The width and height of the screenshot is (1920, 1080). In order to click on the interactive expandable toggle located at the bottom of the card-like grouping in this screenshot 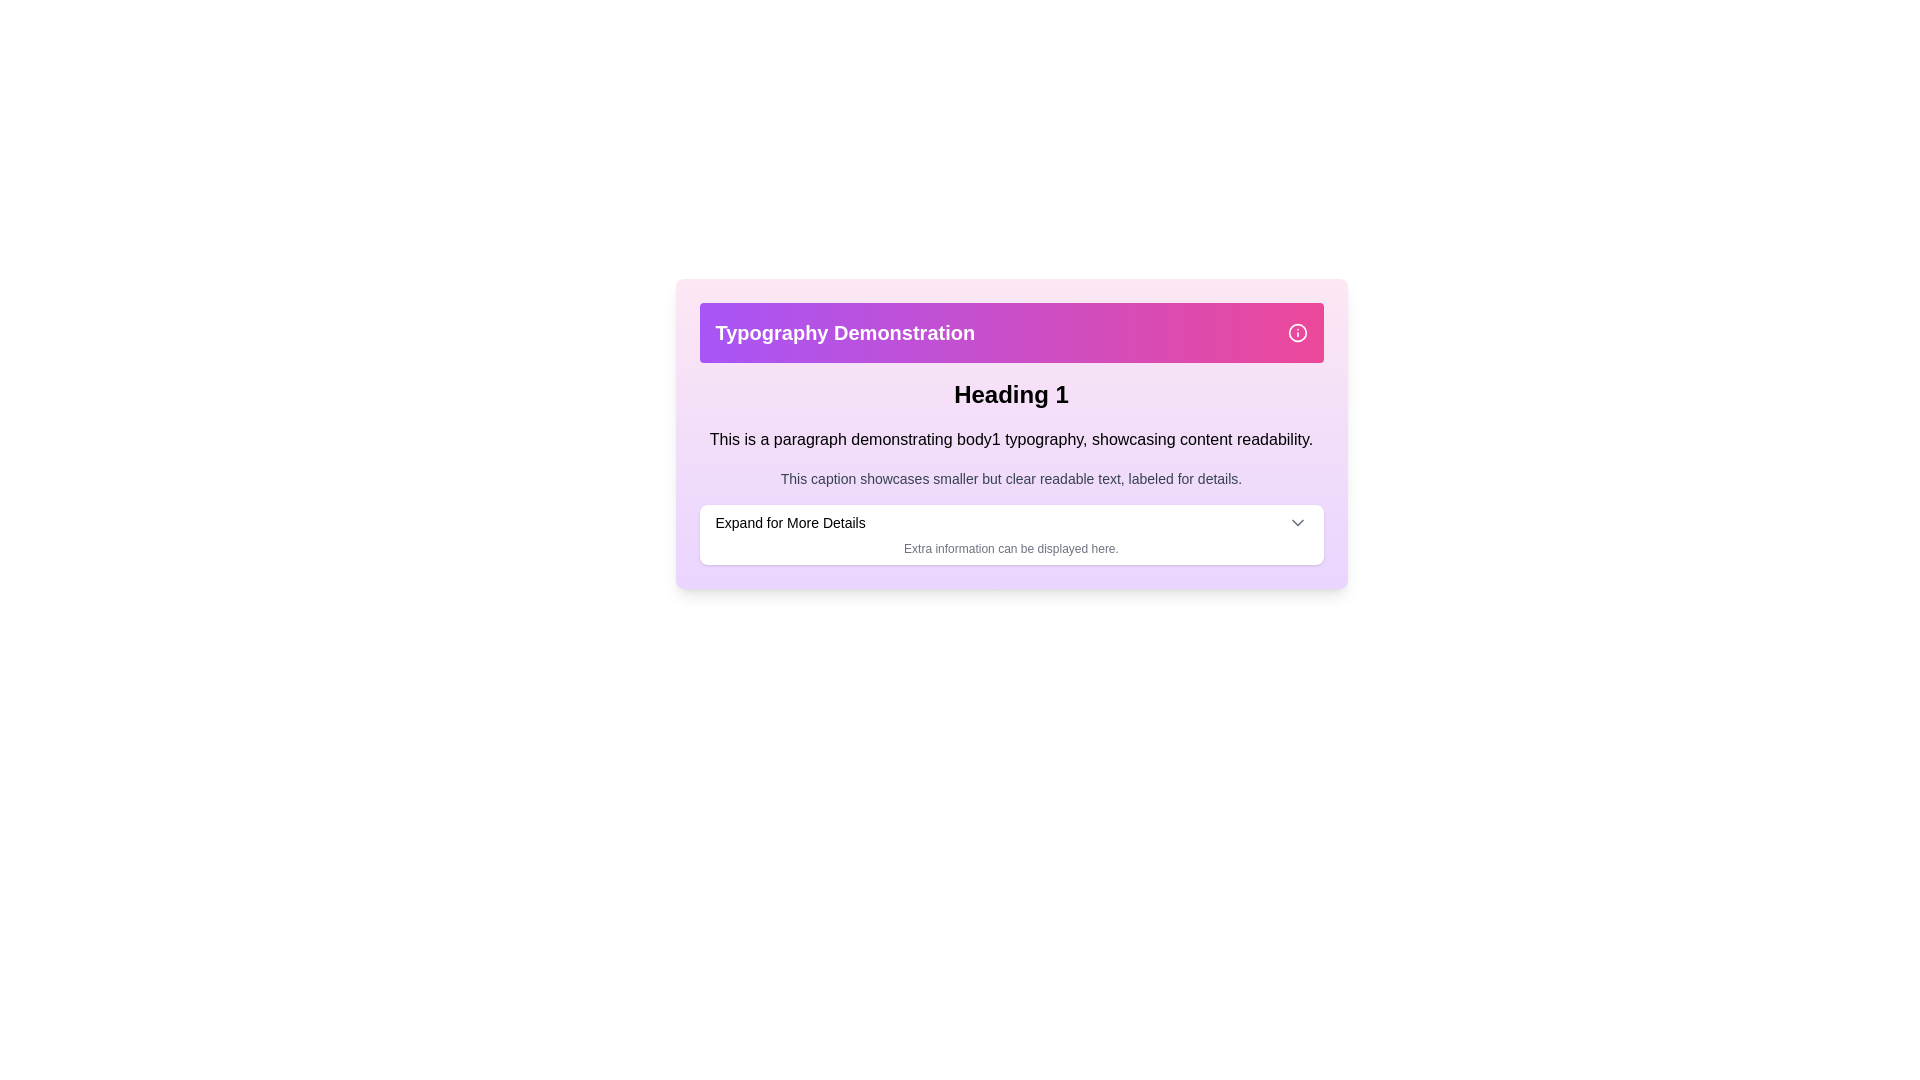, I will do `click(1011, 522)`.